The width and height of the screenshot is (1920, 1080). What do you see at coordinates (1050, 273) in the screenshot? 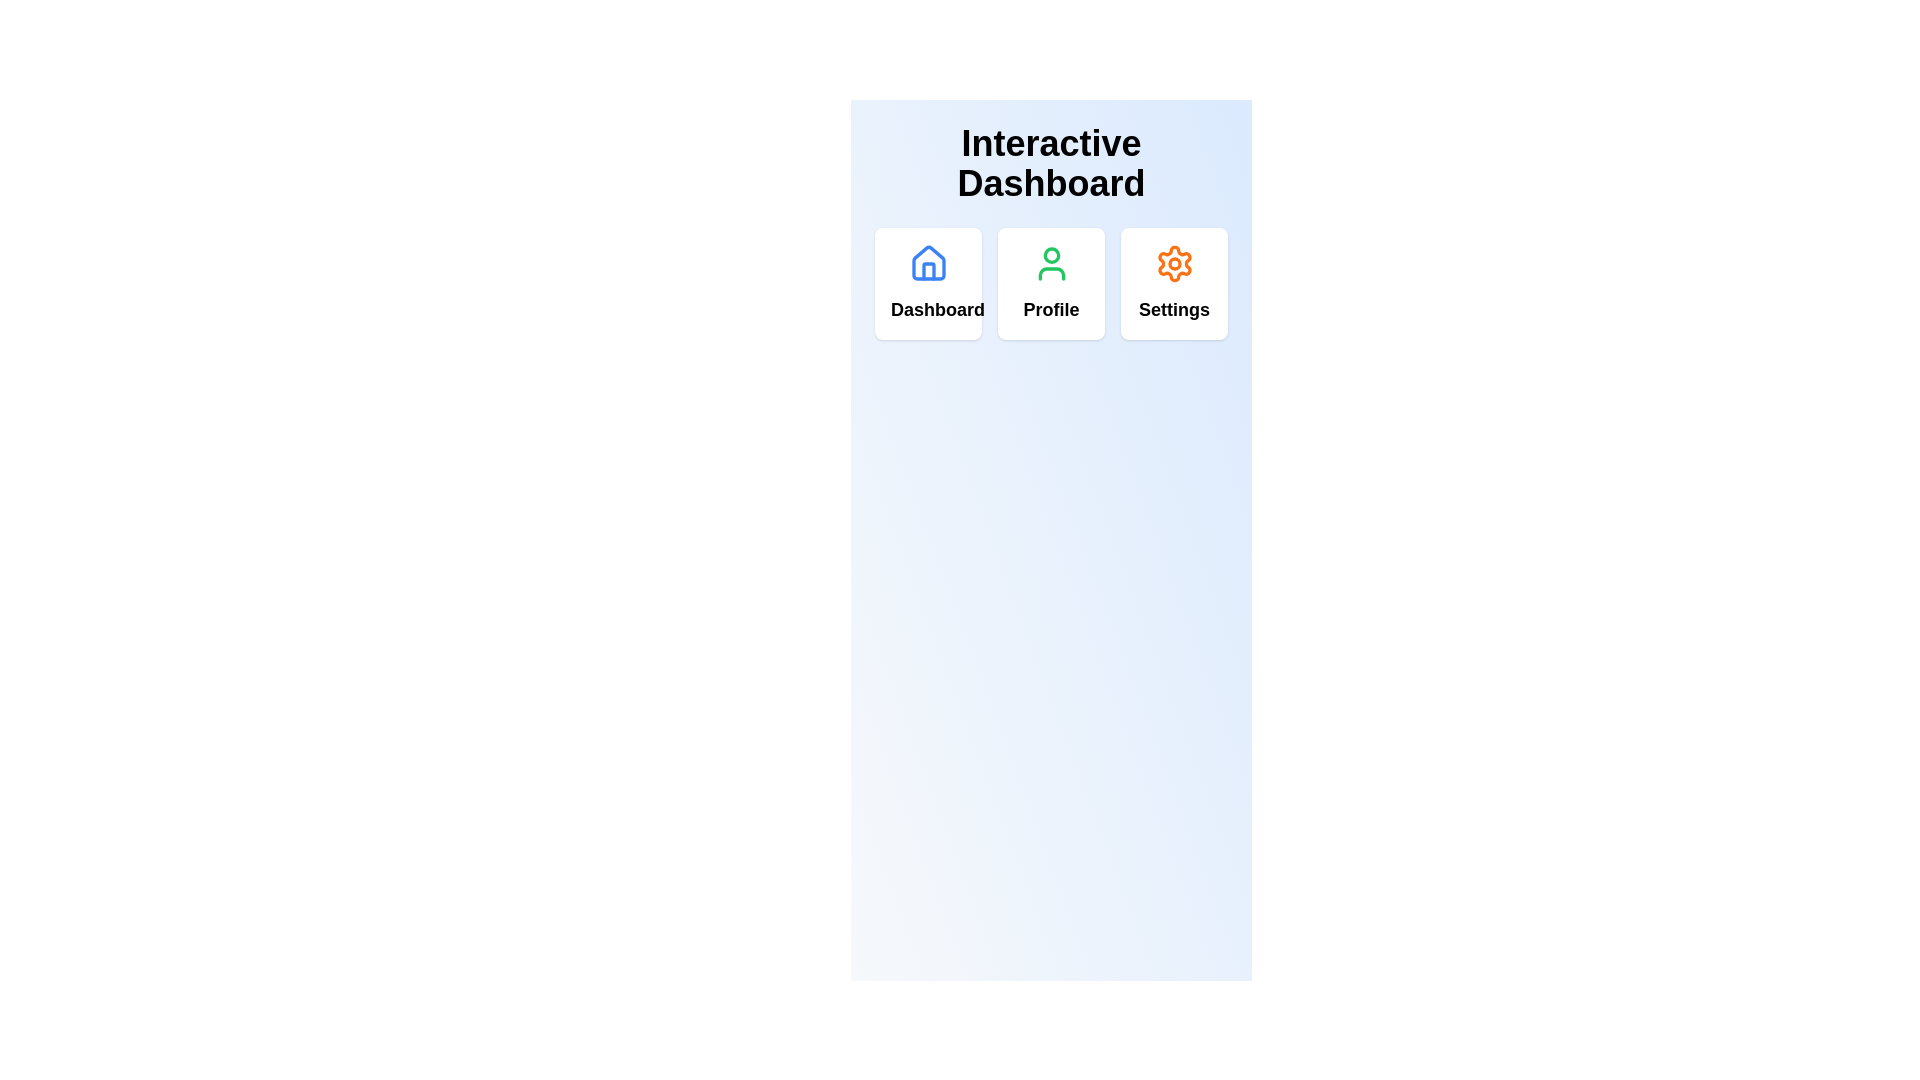
I see `the lower component of the user icon's torso outline in the Profile section` at bounding box center [1050, 273].